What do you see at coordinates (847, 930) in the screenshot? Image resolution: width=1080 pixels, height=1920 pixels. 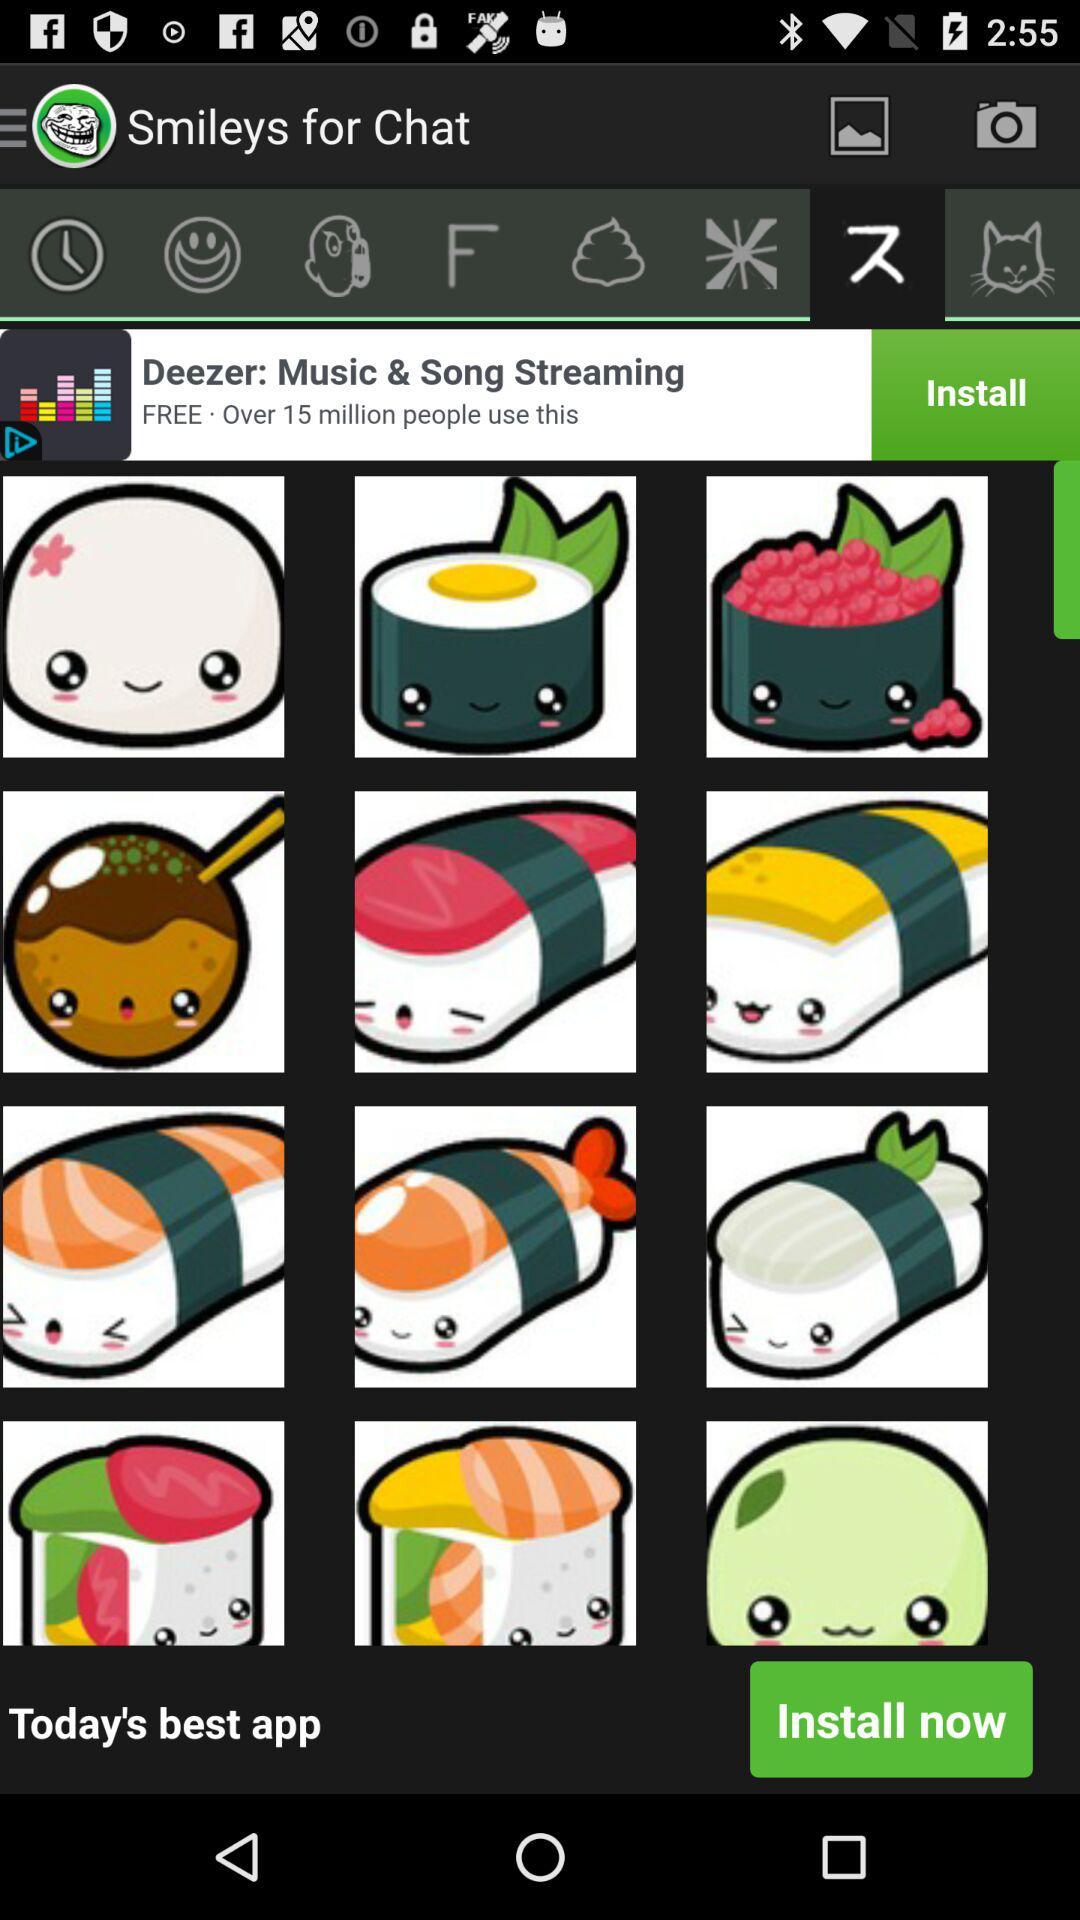 I see `the image which is right to the sleeping emoji symbol` at bounding box center [847, 930].